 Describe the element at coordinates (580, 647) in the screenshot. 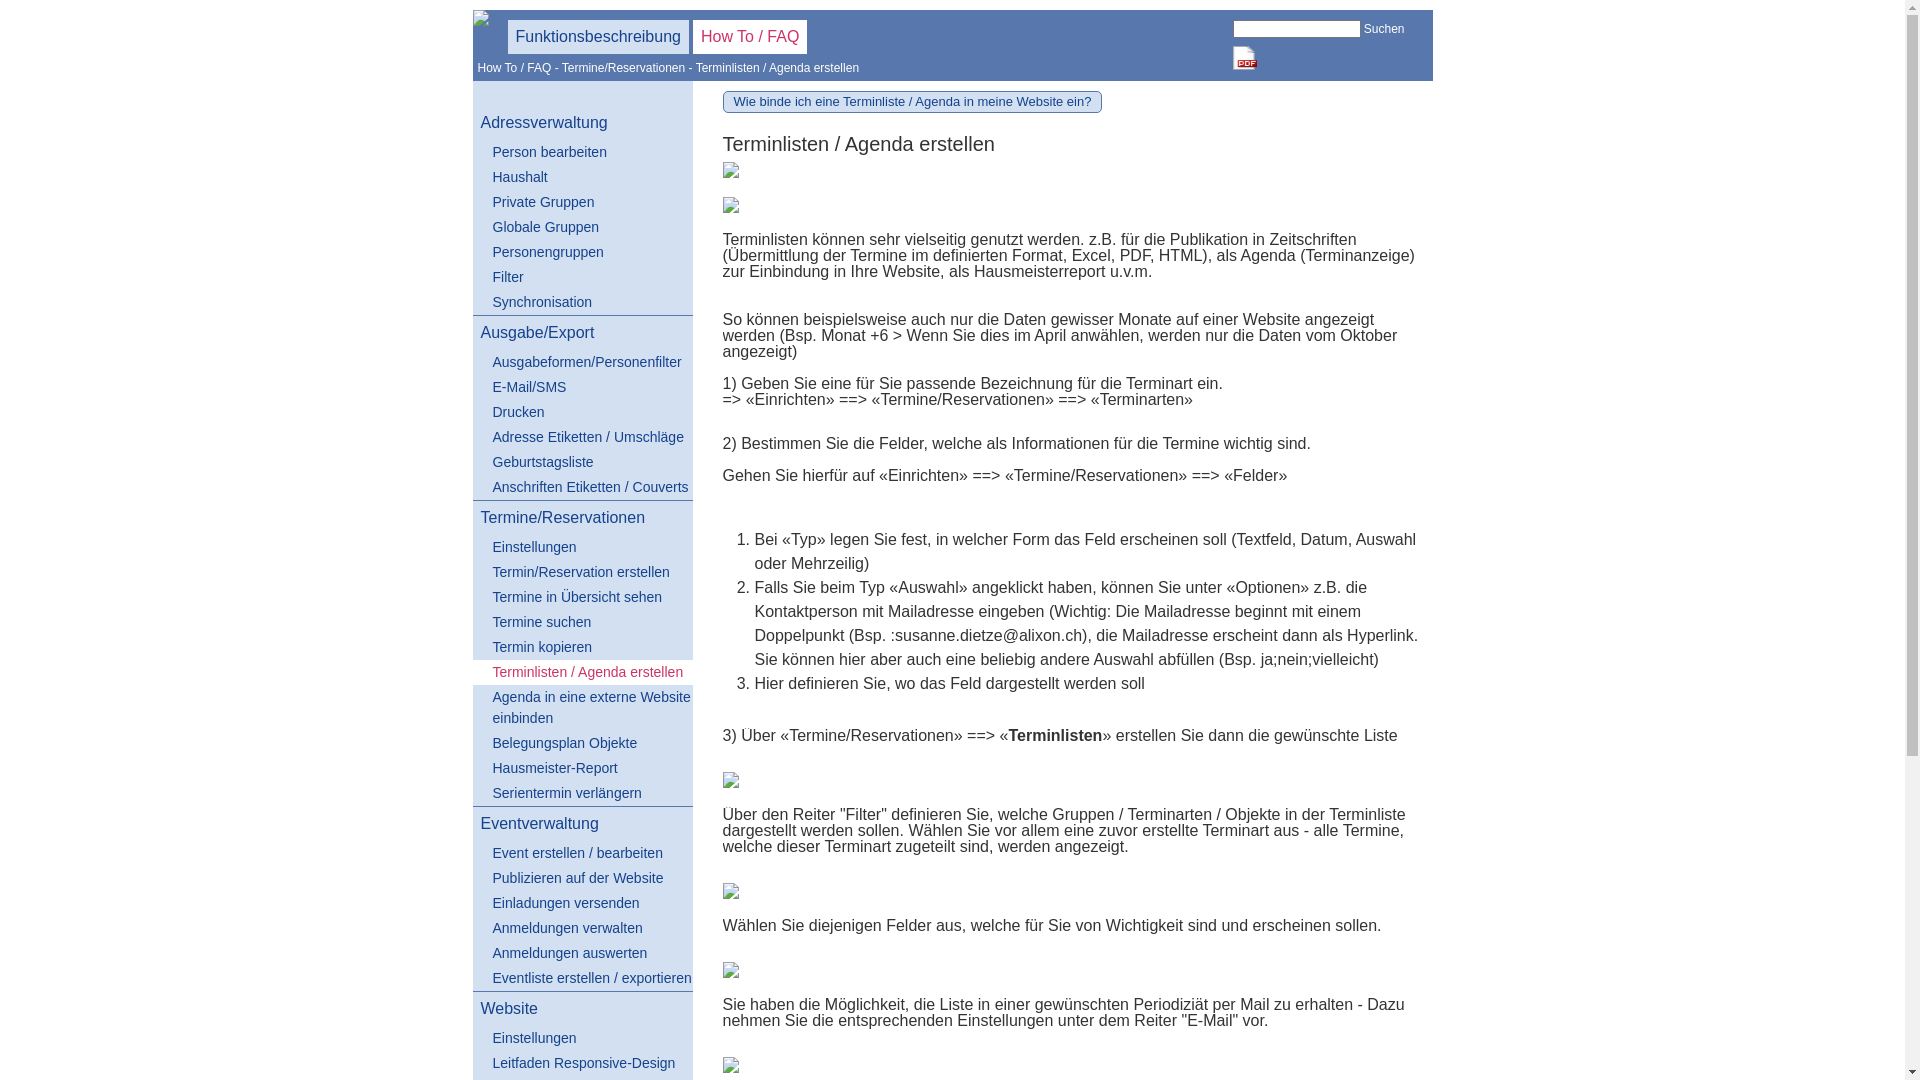

I see `'Termin kopieren'` at that location.